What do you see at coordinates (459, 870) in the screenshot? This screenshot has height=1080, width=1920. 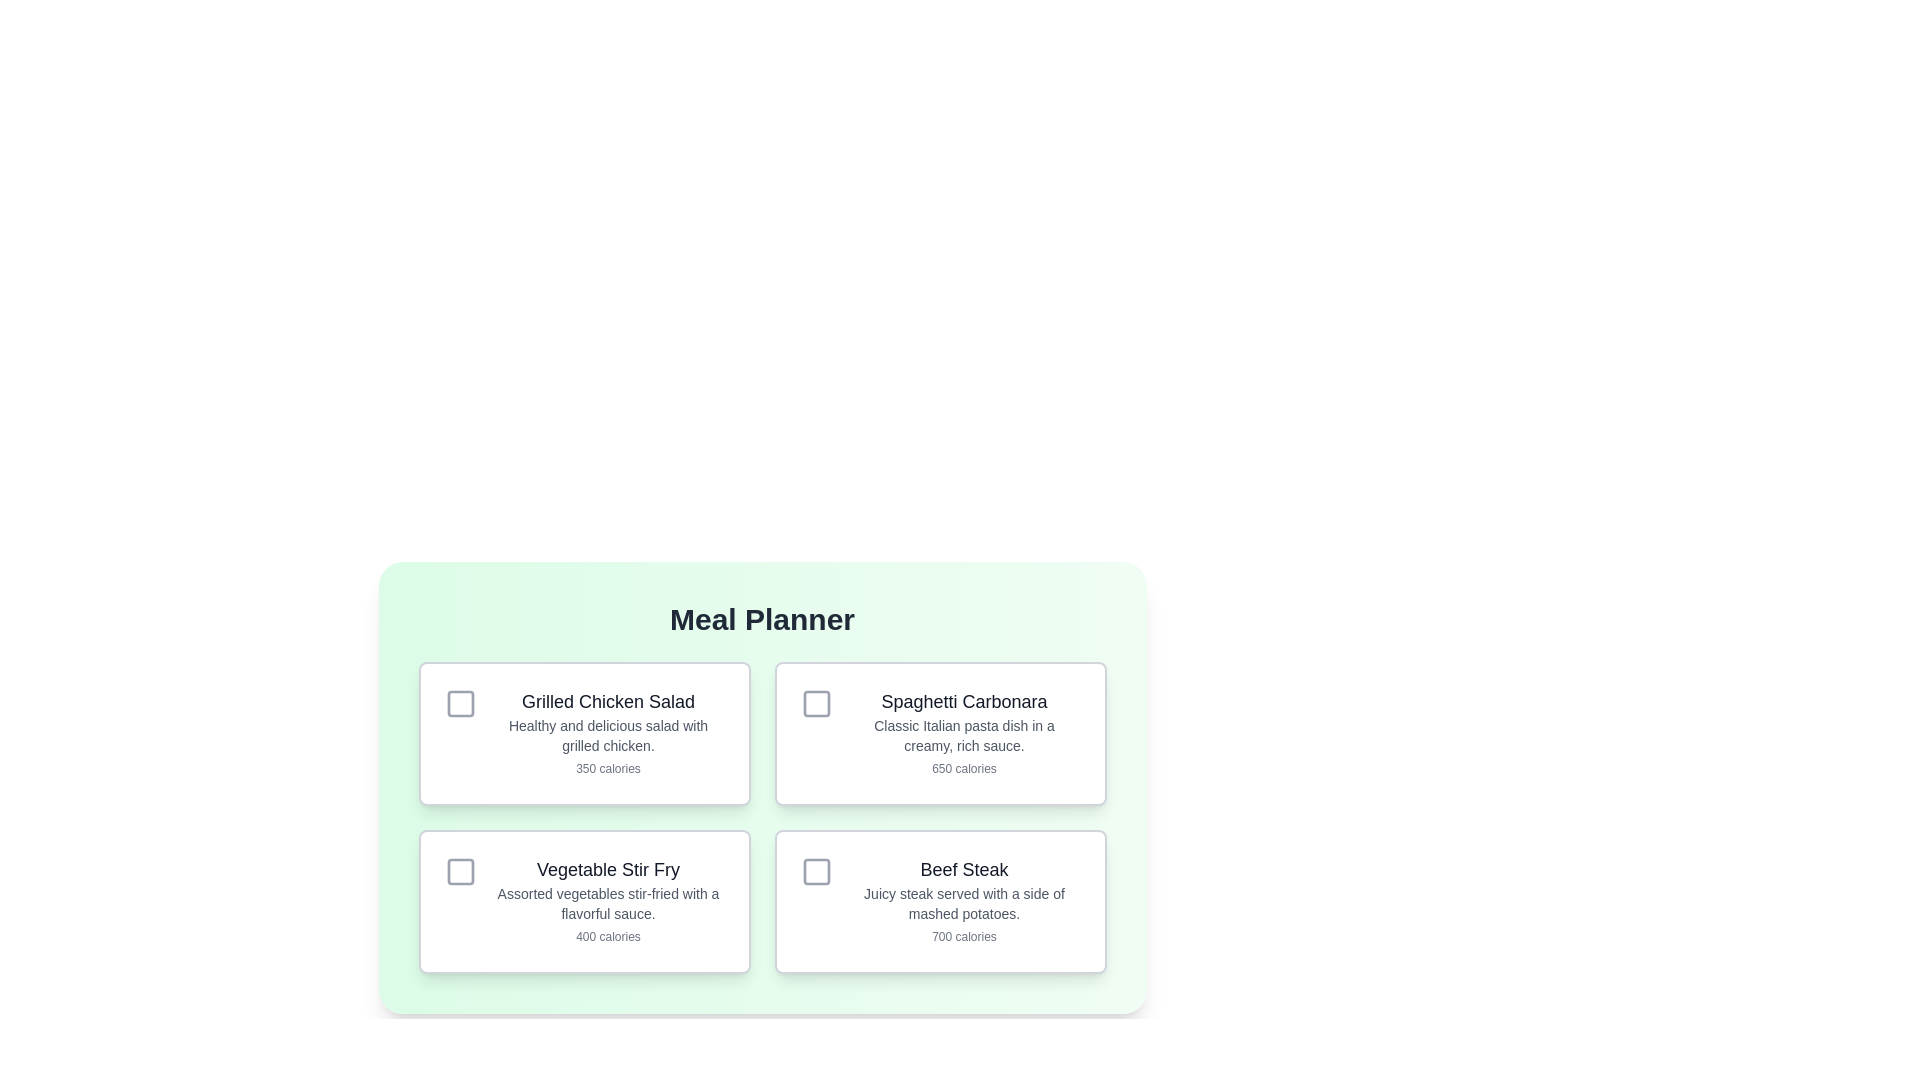 I see `the checkbox located in the 'Vegetable Stir Fry' card in the meal selection grid` at bounding box center [459, 870].